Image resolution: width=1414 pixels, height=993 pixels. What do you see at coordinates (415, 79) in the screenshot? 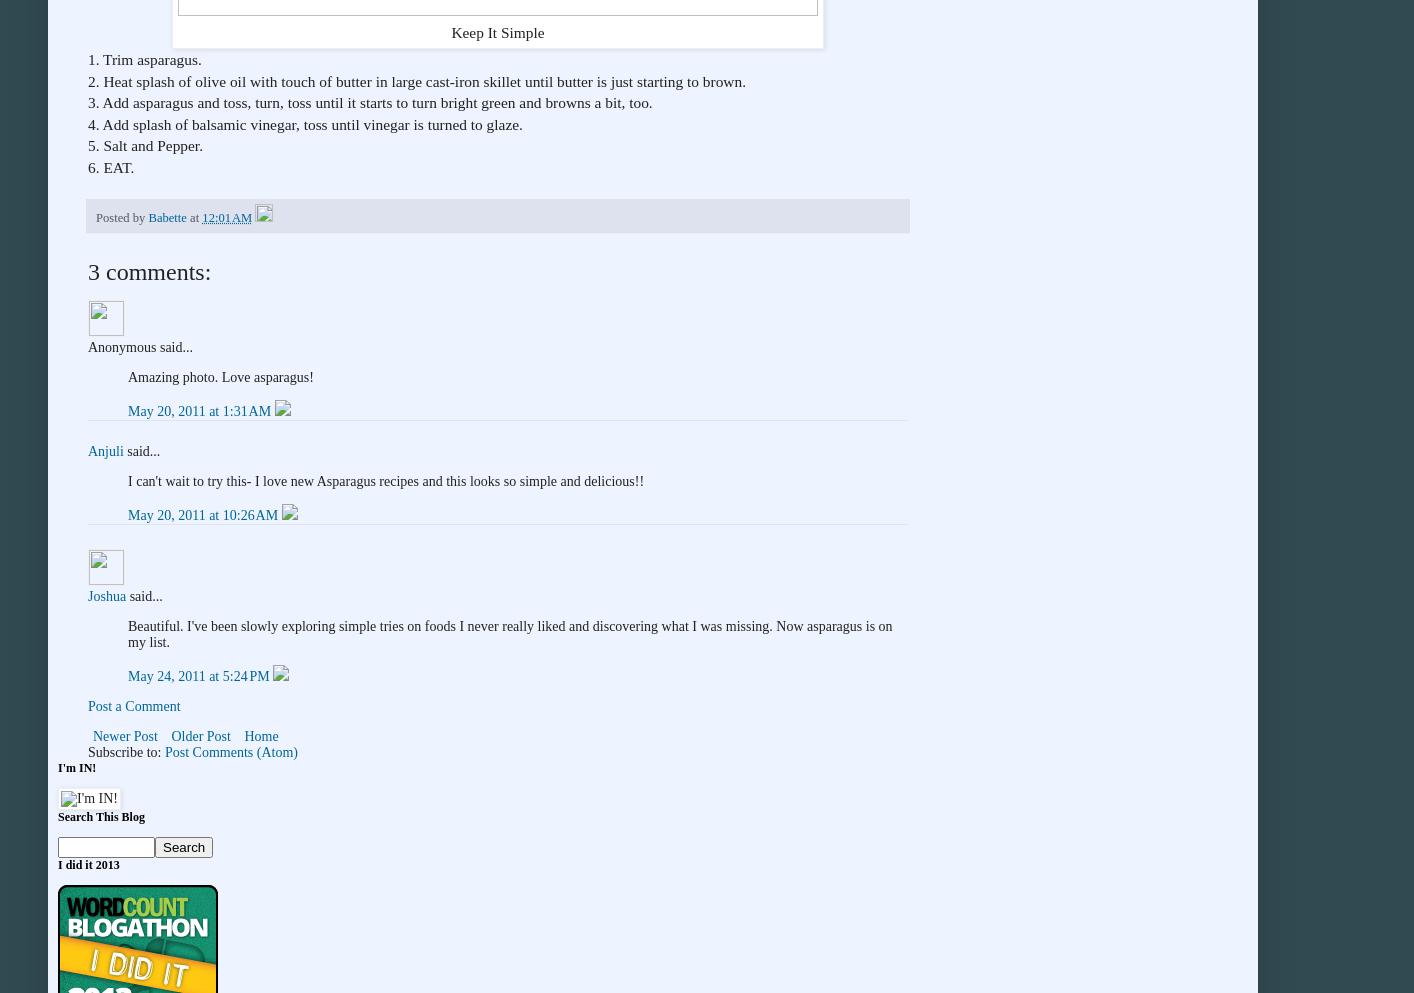
I see `'2. Heat splash of olive oil with touch of butter in large cast-iron skillet until butter is just starting to brown.'` at bounding box center [415, 79].